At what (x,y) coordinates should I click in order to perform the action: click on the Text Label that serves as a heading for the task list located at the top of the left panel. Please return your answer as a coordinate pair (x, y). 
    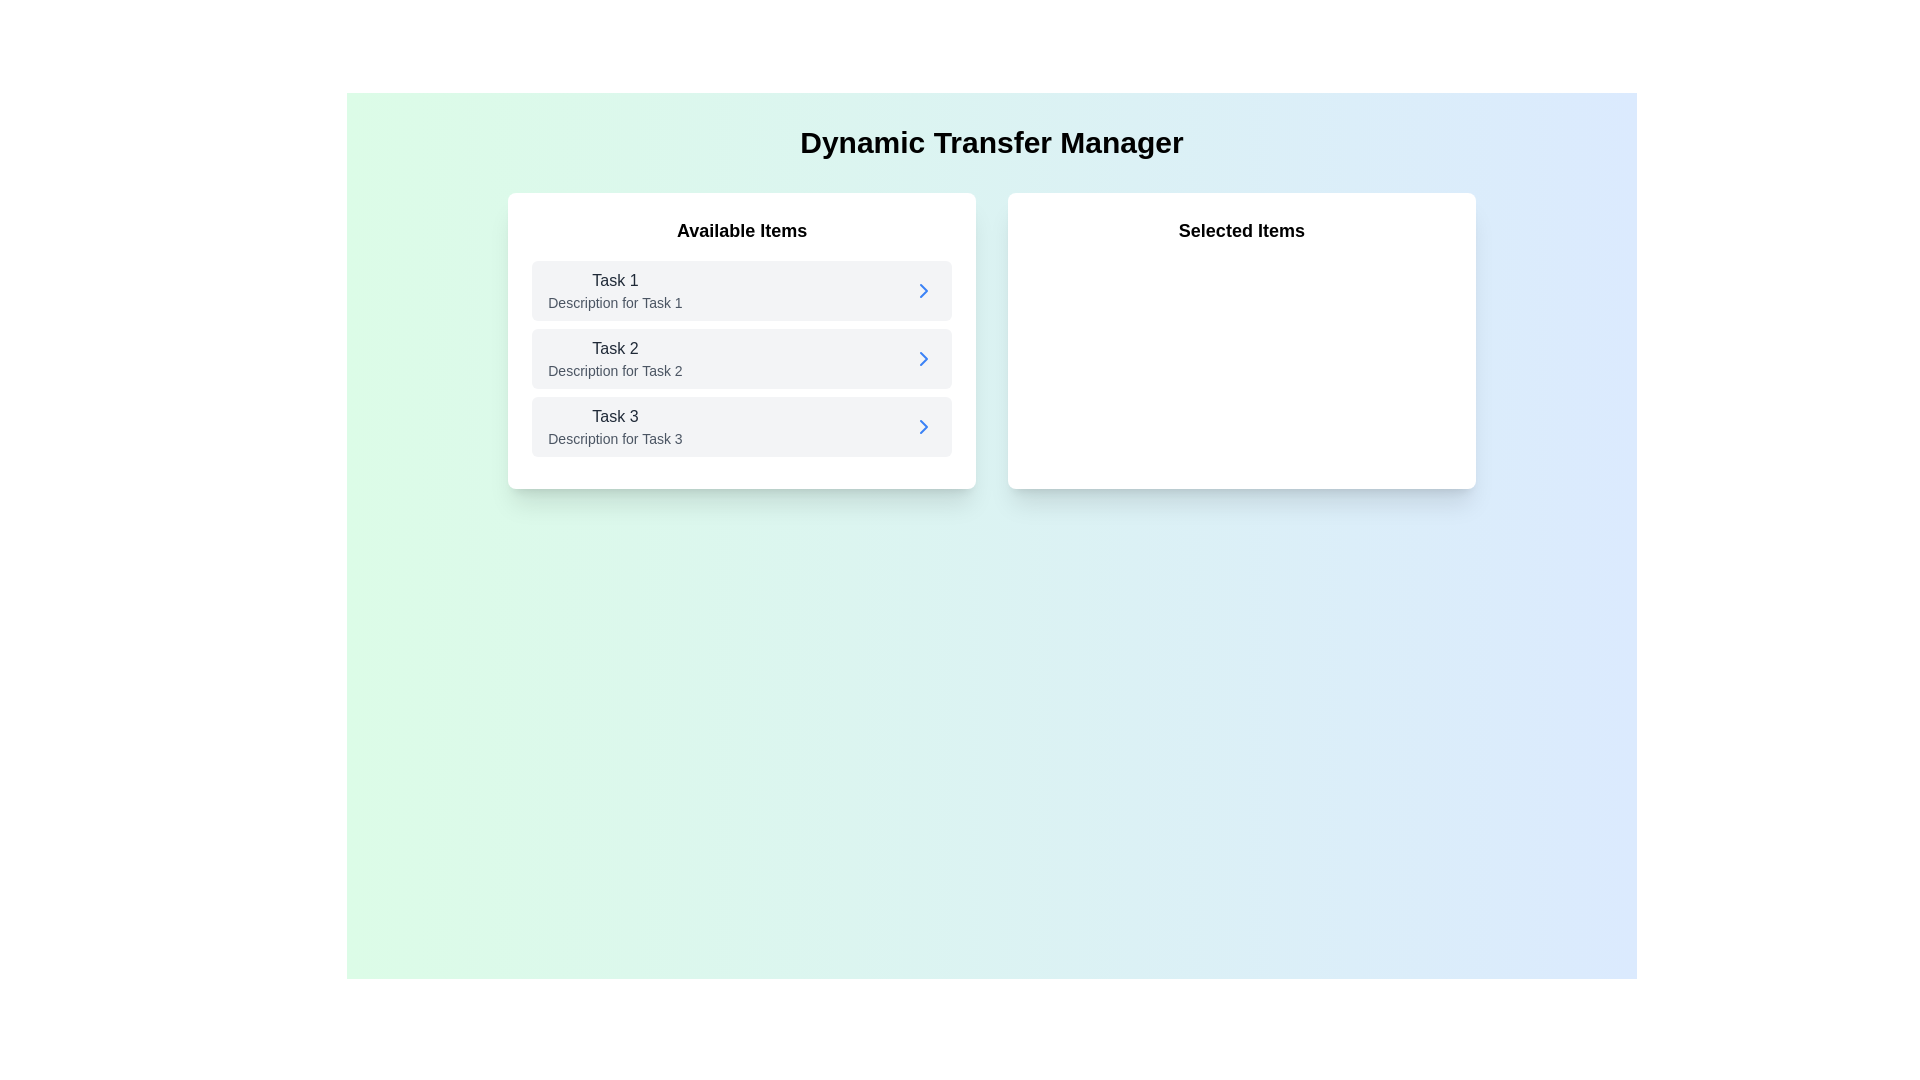
    Looking at the image, I should click on (741, 230).